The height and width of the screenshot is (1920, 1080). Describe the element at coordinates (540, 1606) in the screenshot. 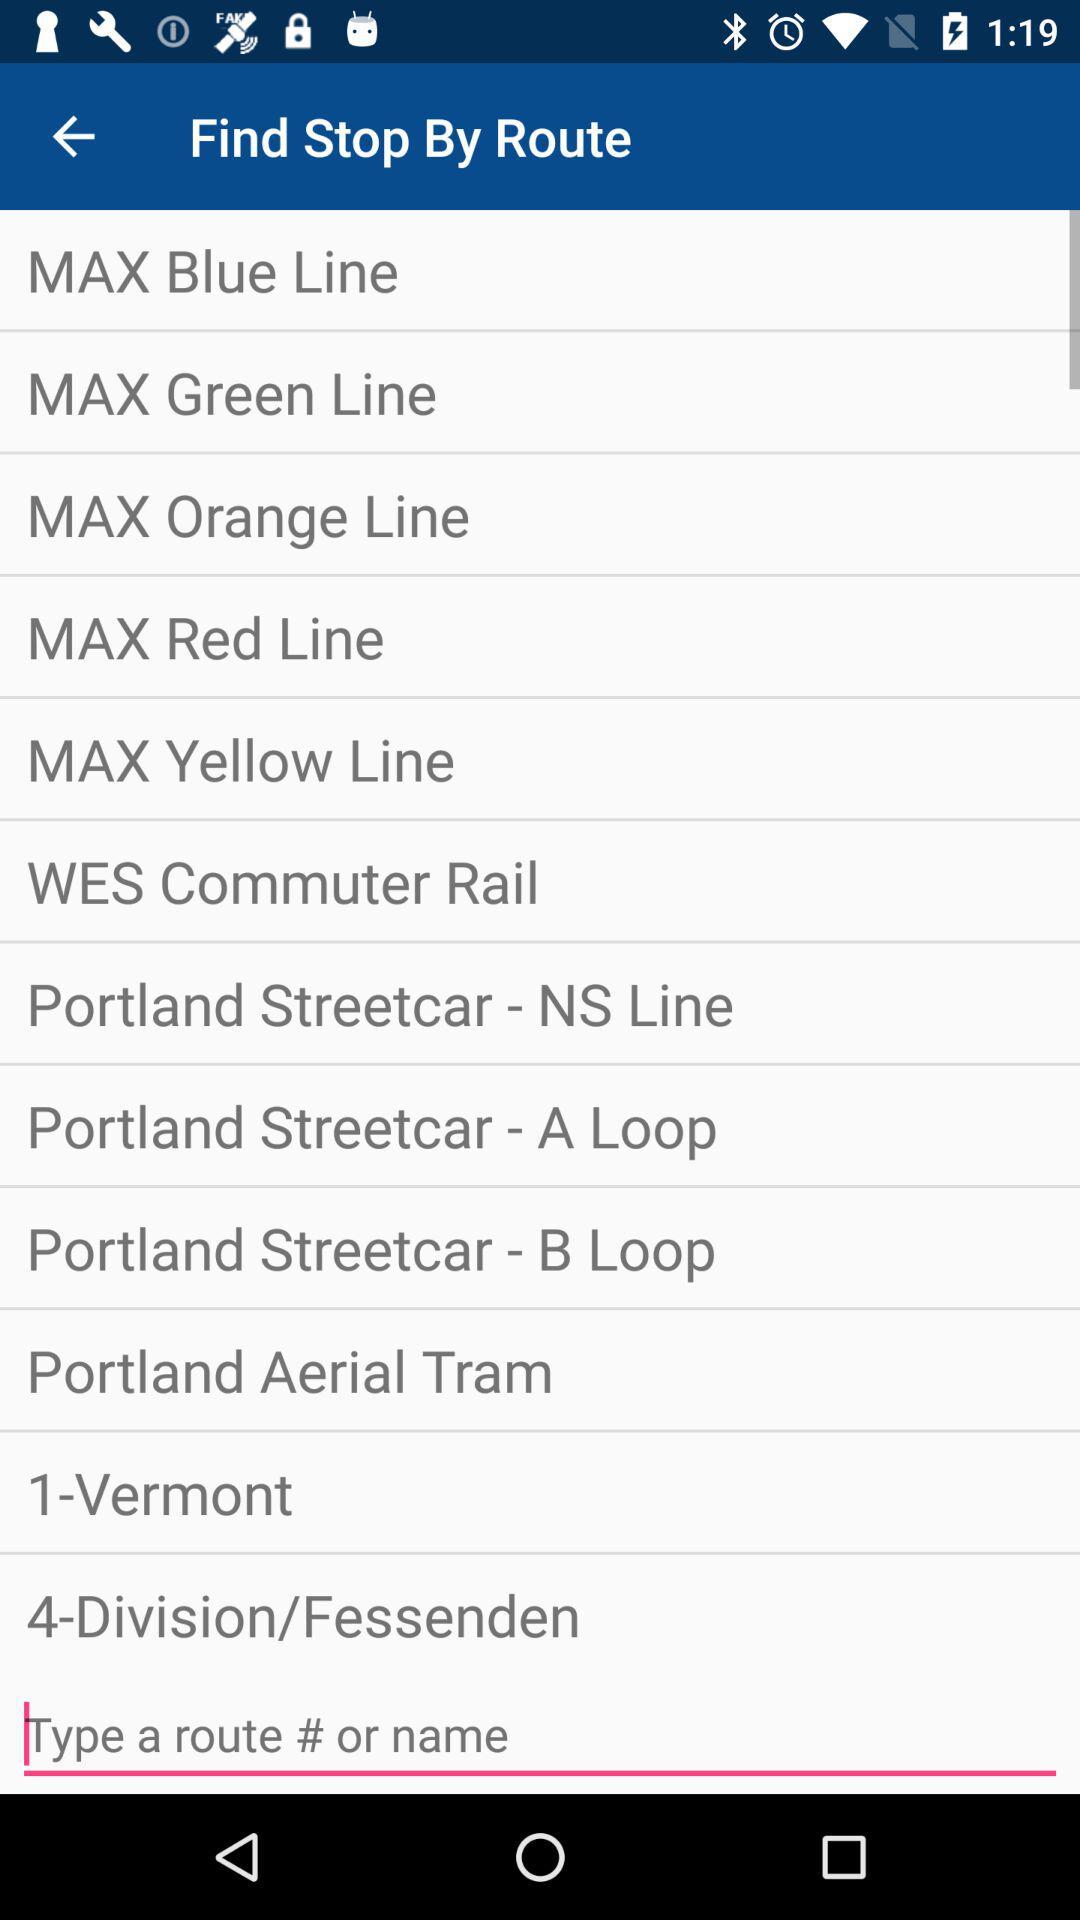

I see `the 4-division/fessenden item` at that location.